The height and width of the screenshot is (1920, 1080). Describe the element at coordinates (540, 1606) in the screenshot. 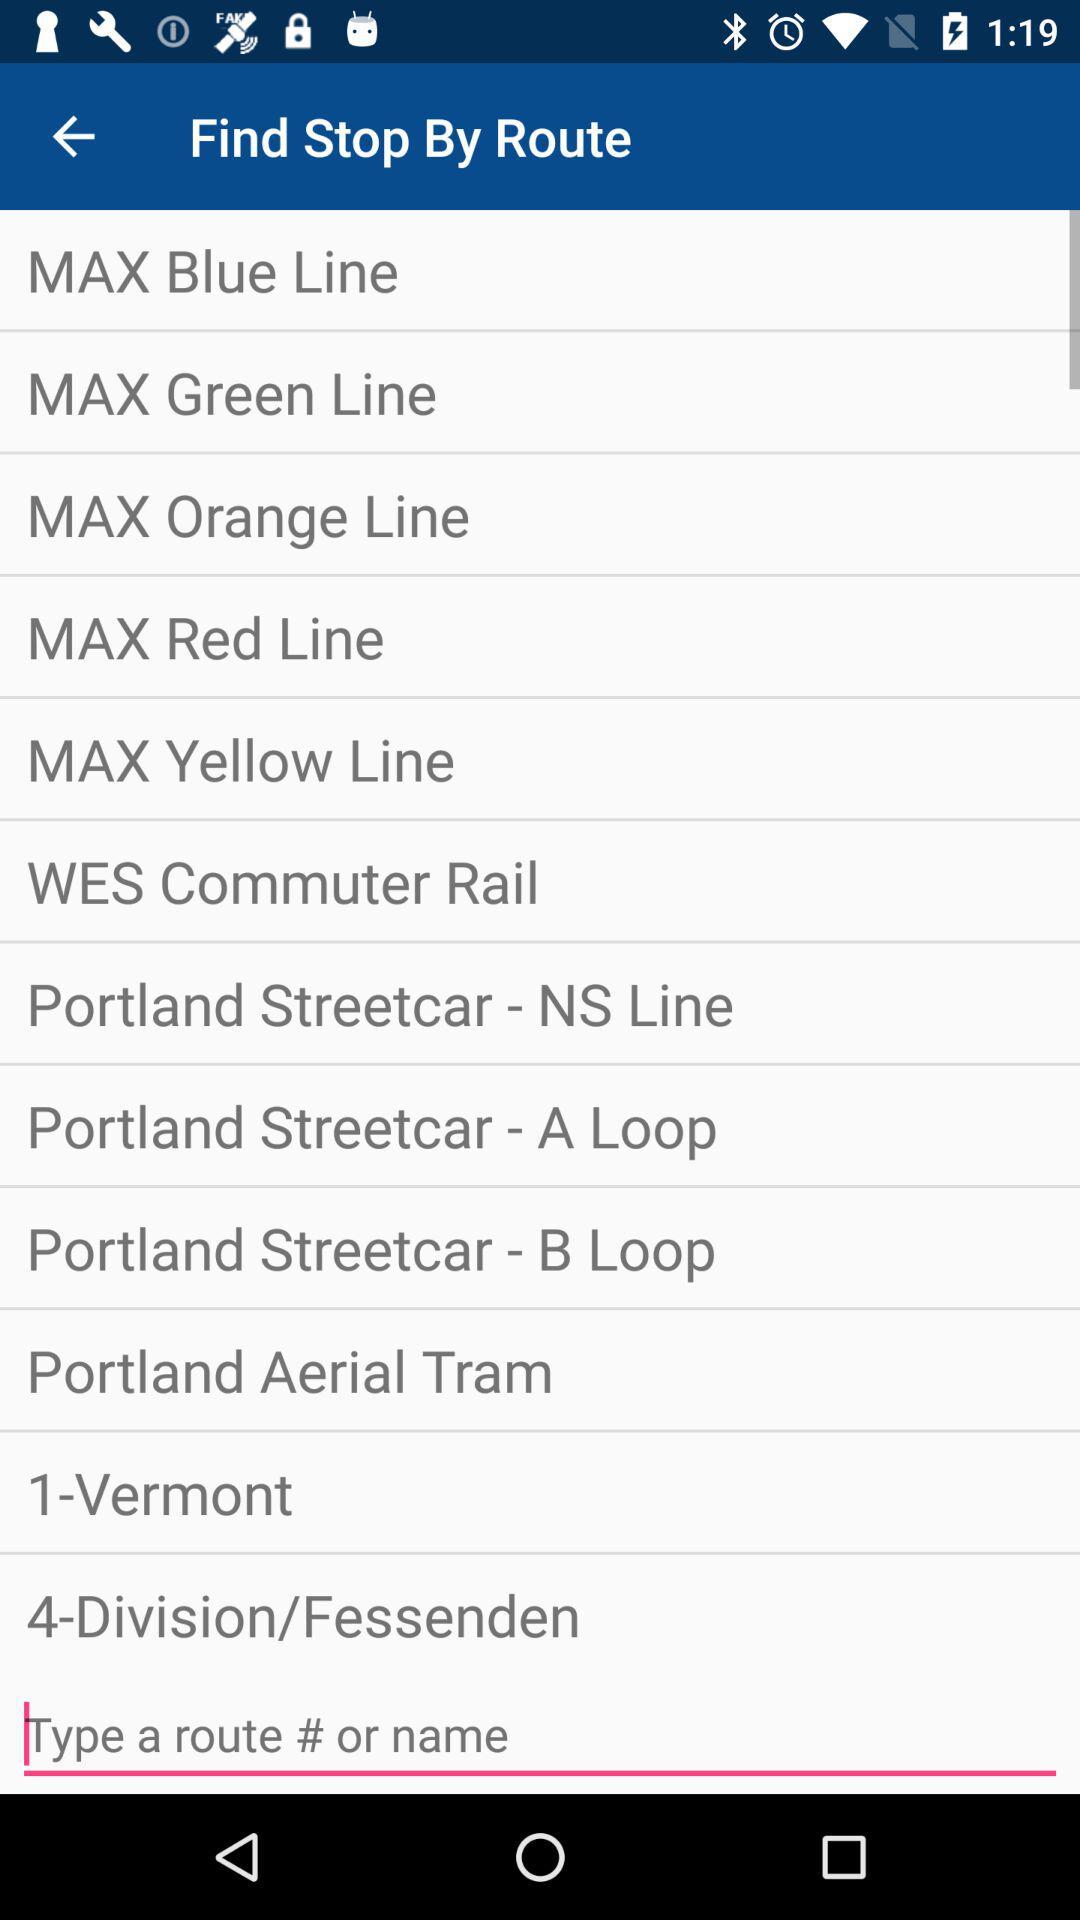

I see `the 4-division/fessenden item` at that location.